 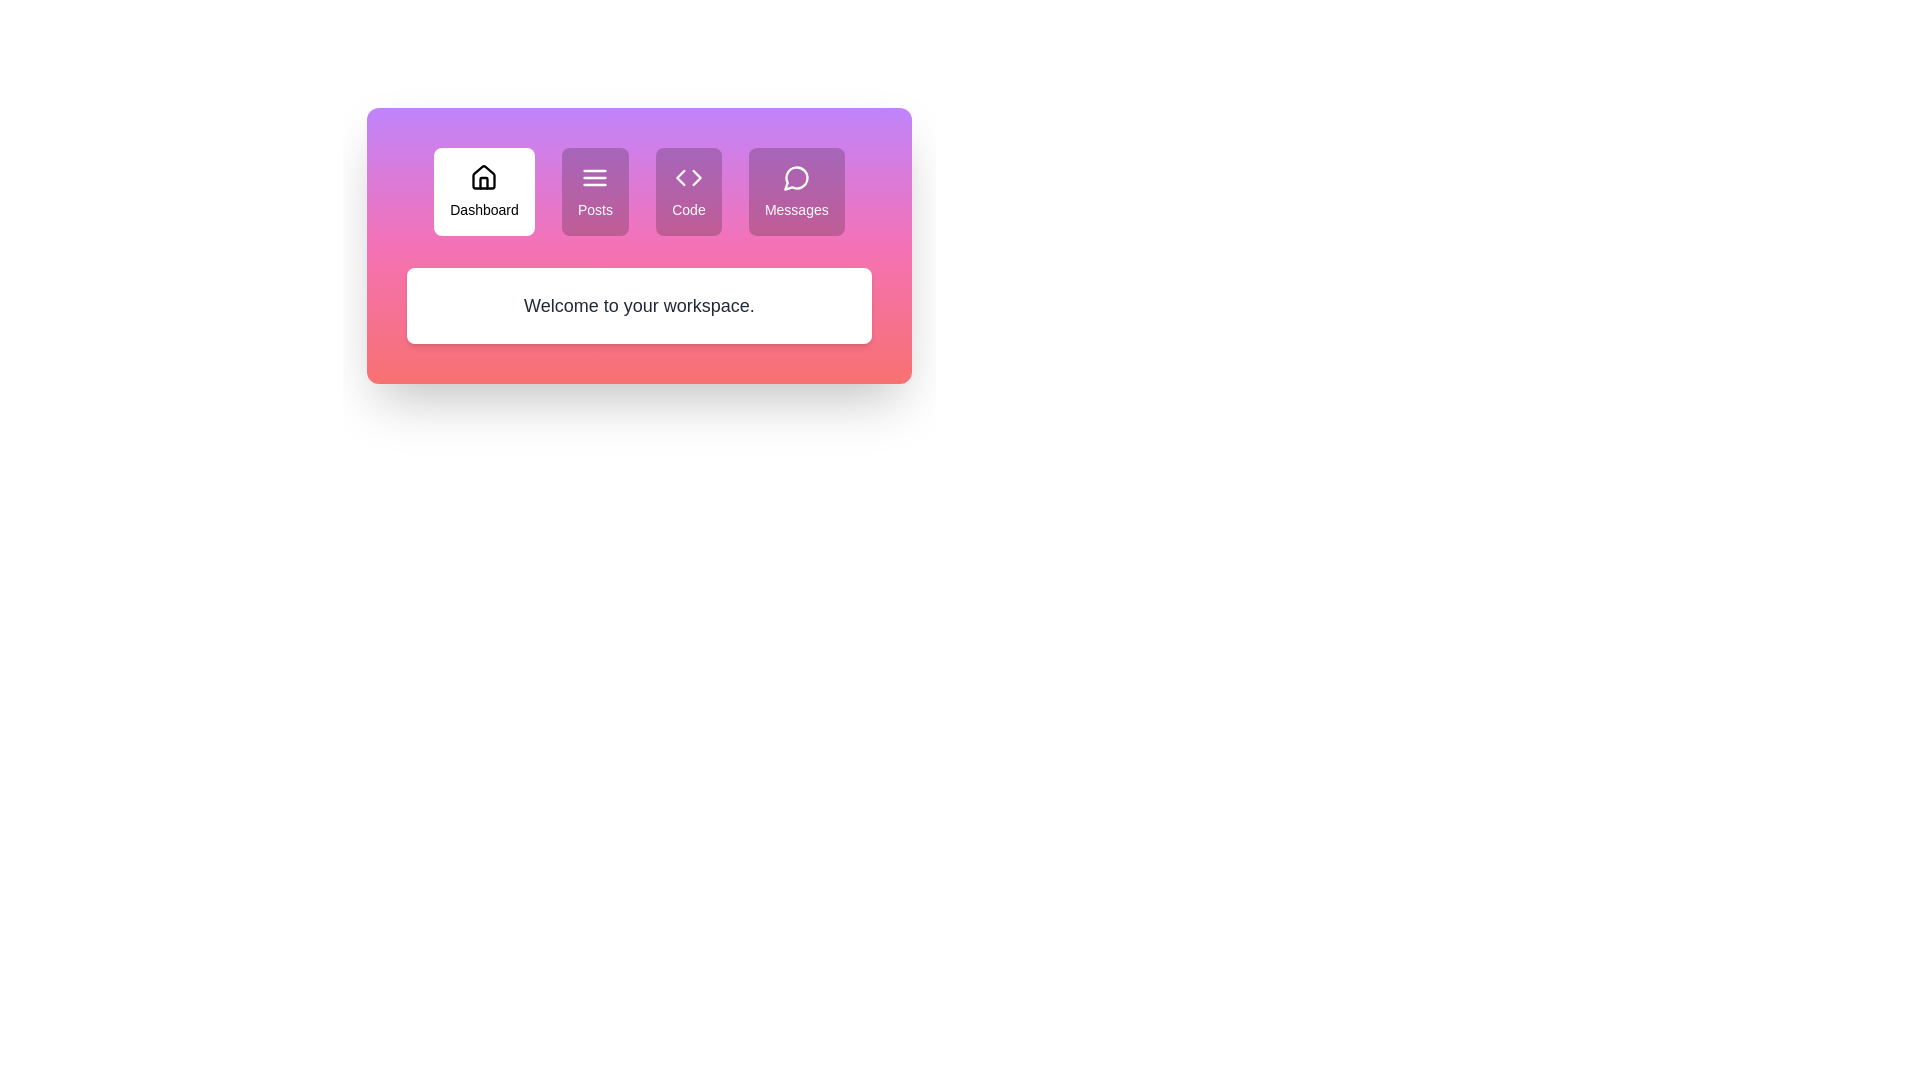 What do you see at coordinates (795, 176) in the screenshot?
I see `the icon of the tab labeled Messages` at bounding box center [795, 176].